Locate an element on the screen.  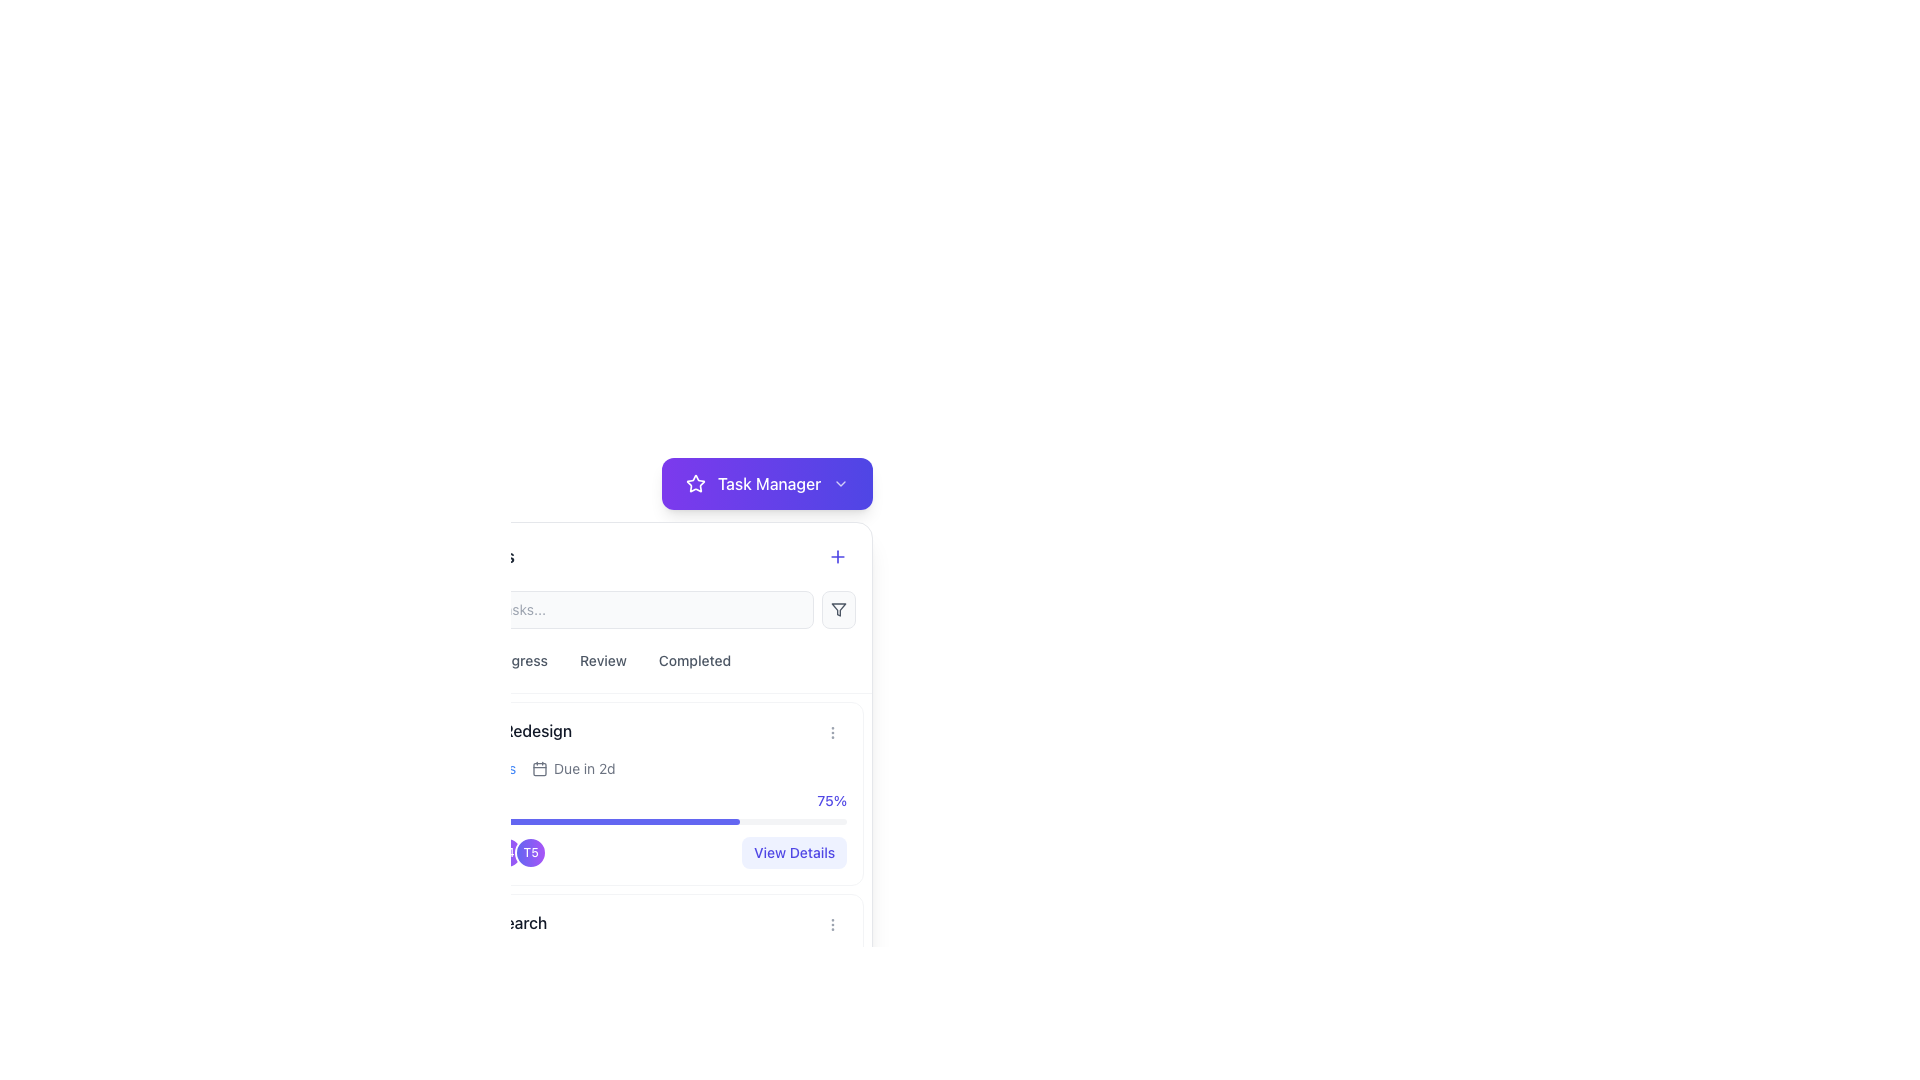
the avatars in the Interactive button with supplementary avatars is located at coordinates (632, 1044).